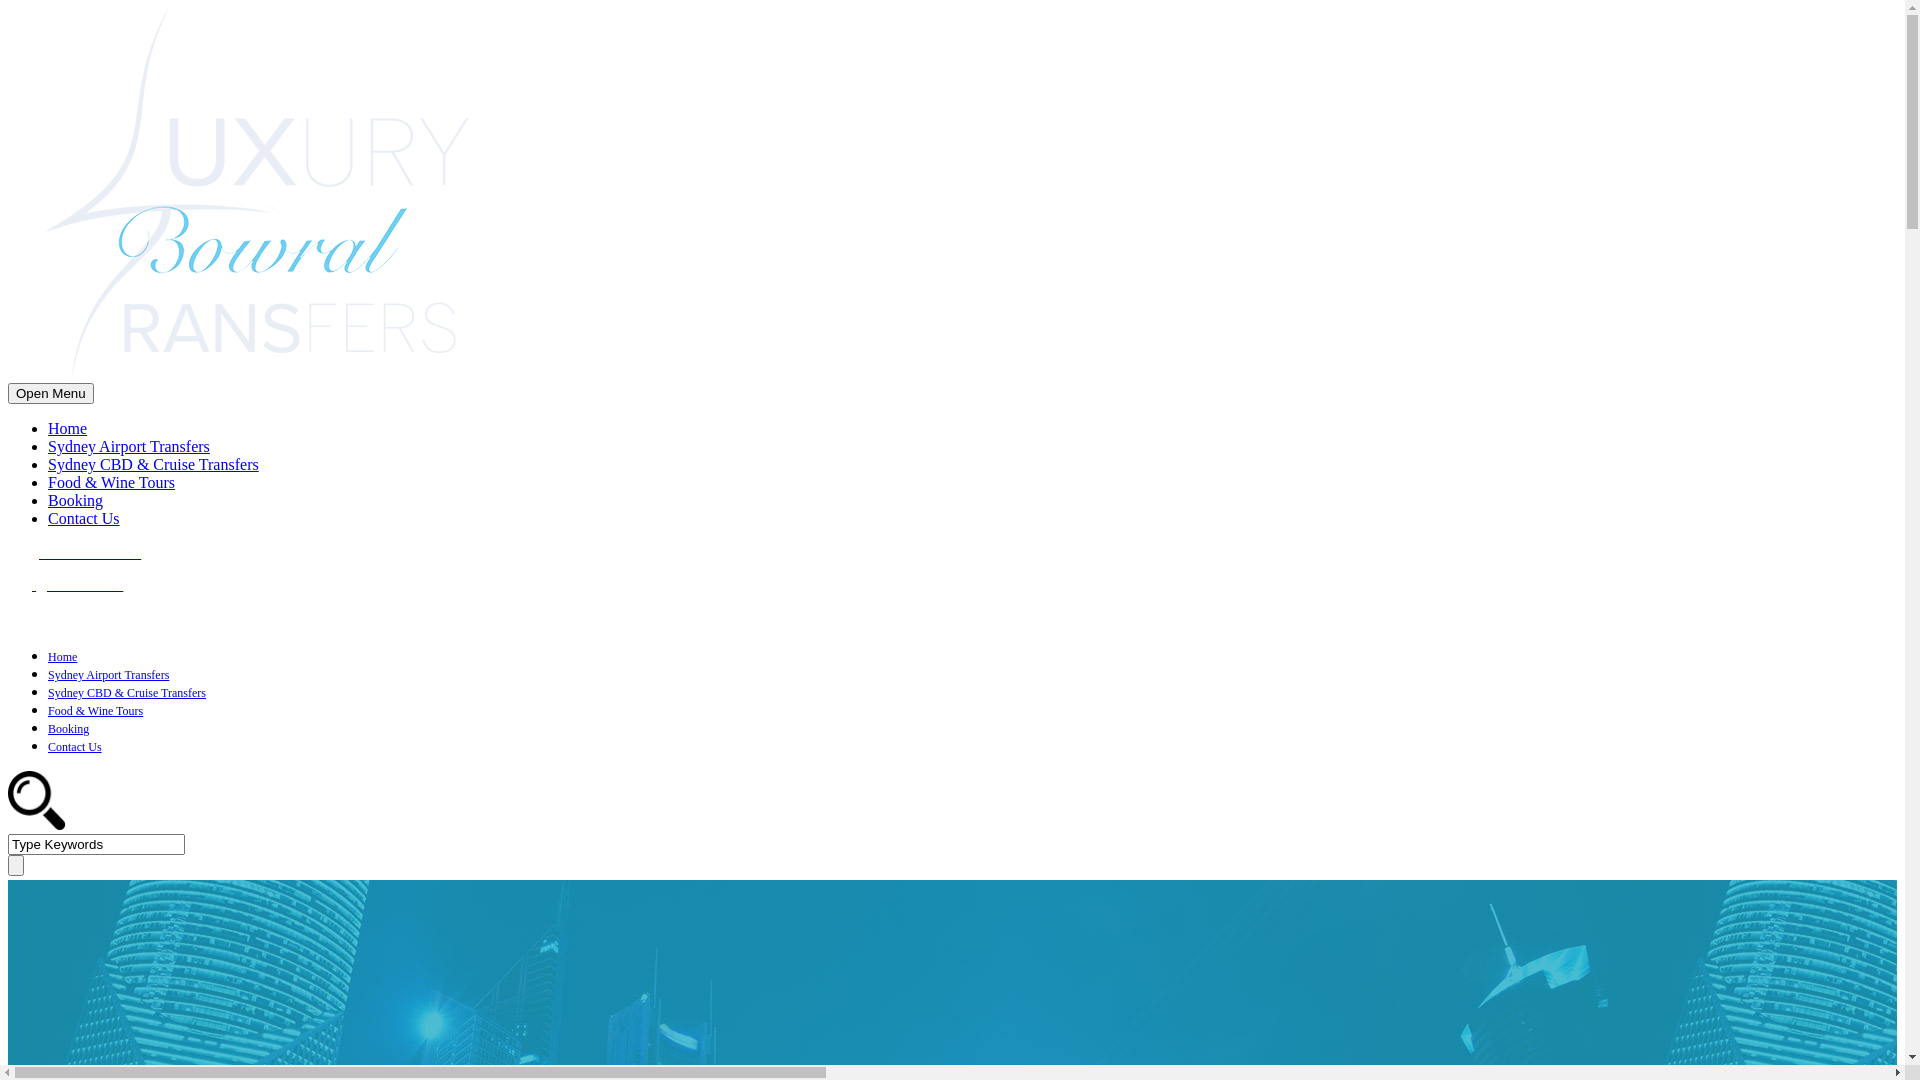 This screenshot has width=1920, height=1080. What do you see at coordinates (125, 692) in the screenshot?
I see `'Sydney CBD & Cruise Transfers'` at bounding box center [125, 692].